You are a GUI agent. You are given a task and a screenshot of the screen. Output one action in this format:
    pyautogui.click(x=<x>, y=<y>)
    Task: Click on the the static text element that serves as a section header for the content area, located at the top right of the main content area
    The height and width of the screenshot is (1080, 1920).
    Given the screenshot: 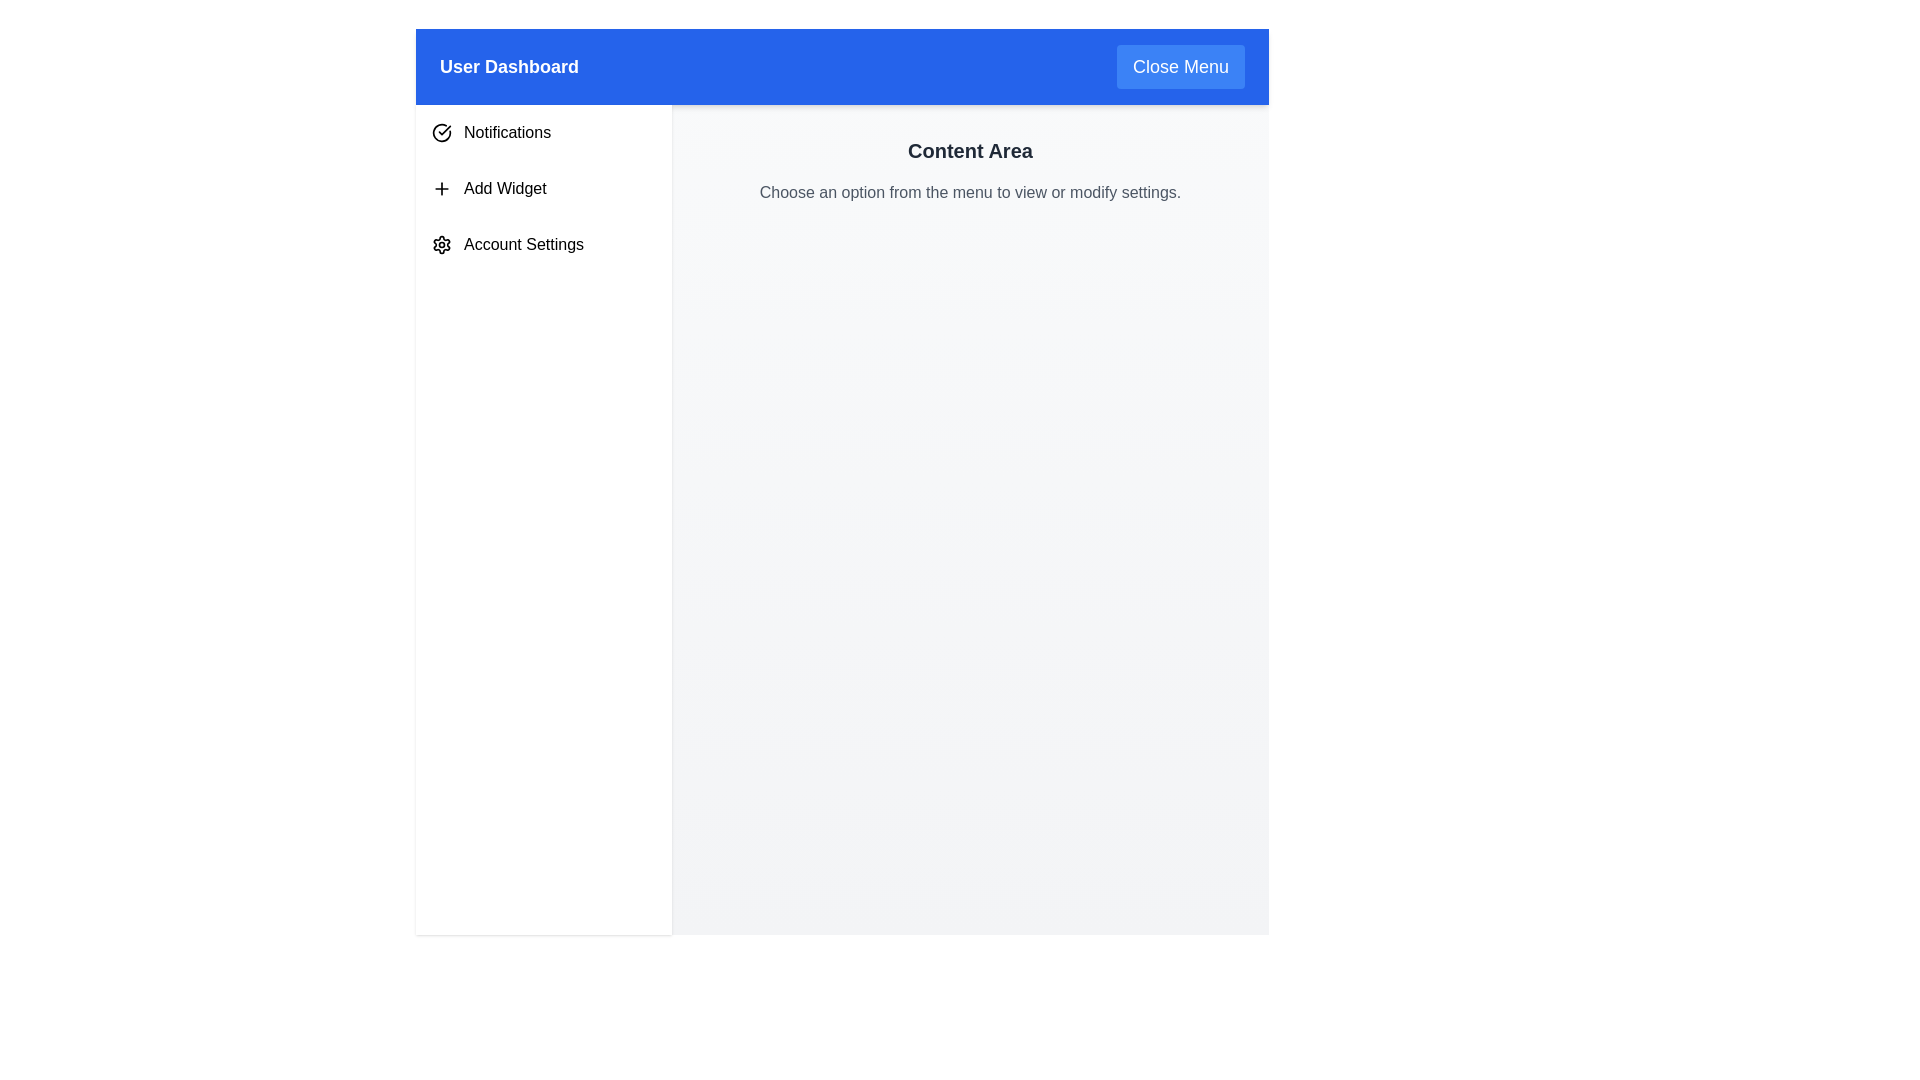 What is the action you would take?
    pyautogui.click(x=970, y=149)
    